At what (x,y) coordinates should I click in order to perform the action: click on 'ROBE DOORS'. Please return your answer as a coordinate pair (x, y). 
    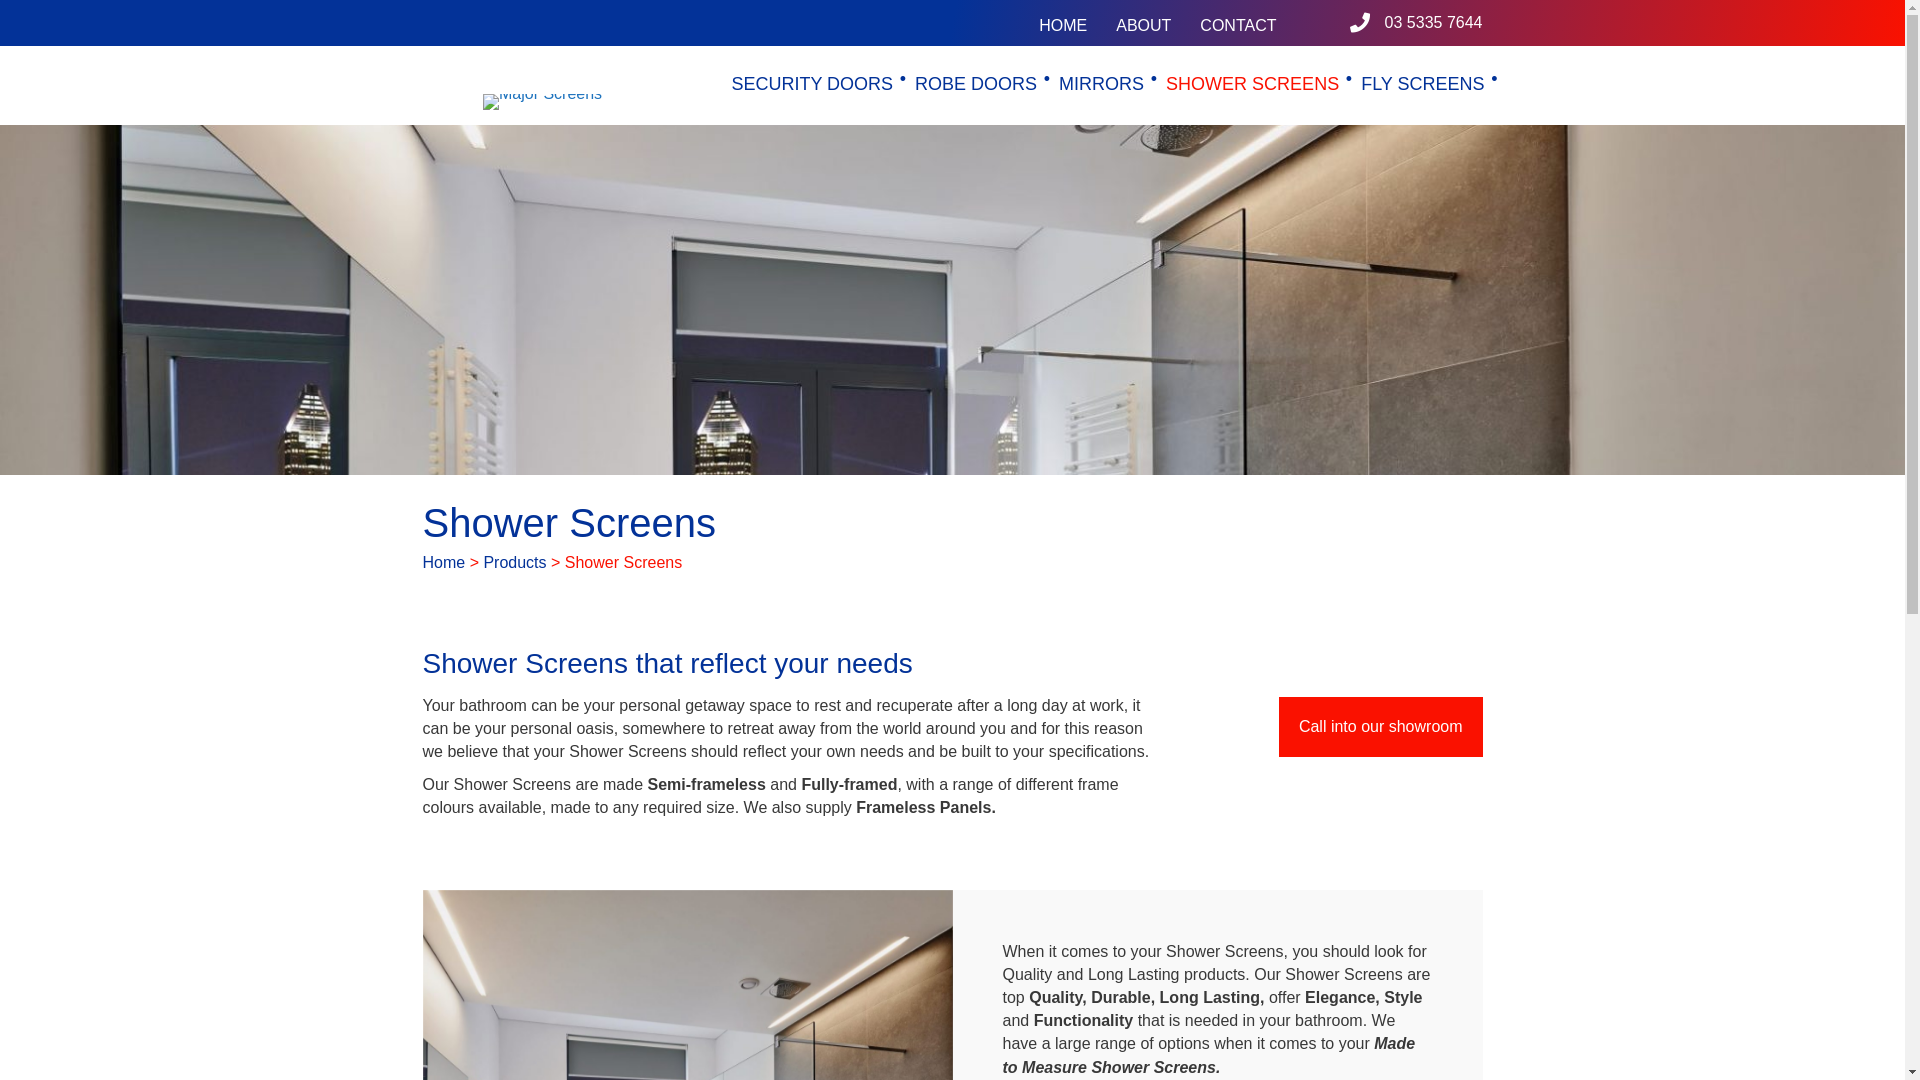
    Looking at the image, I should click on (974, 82).